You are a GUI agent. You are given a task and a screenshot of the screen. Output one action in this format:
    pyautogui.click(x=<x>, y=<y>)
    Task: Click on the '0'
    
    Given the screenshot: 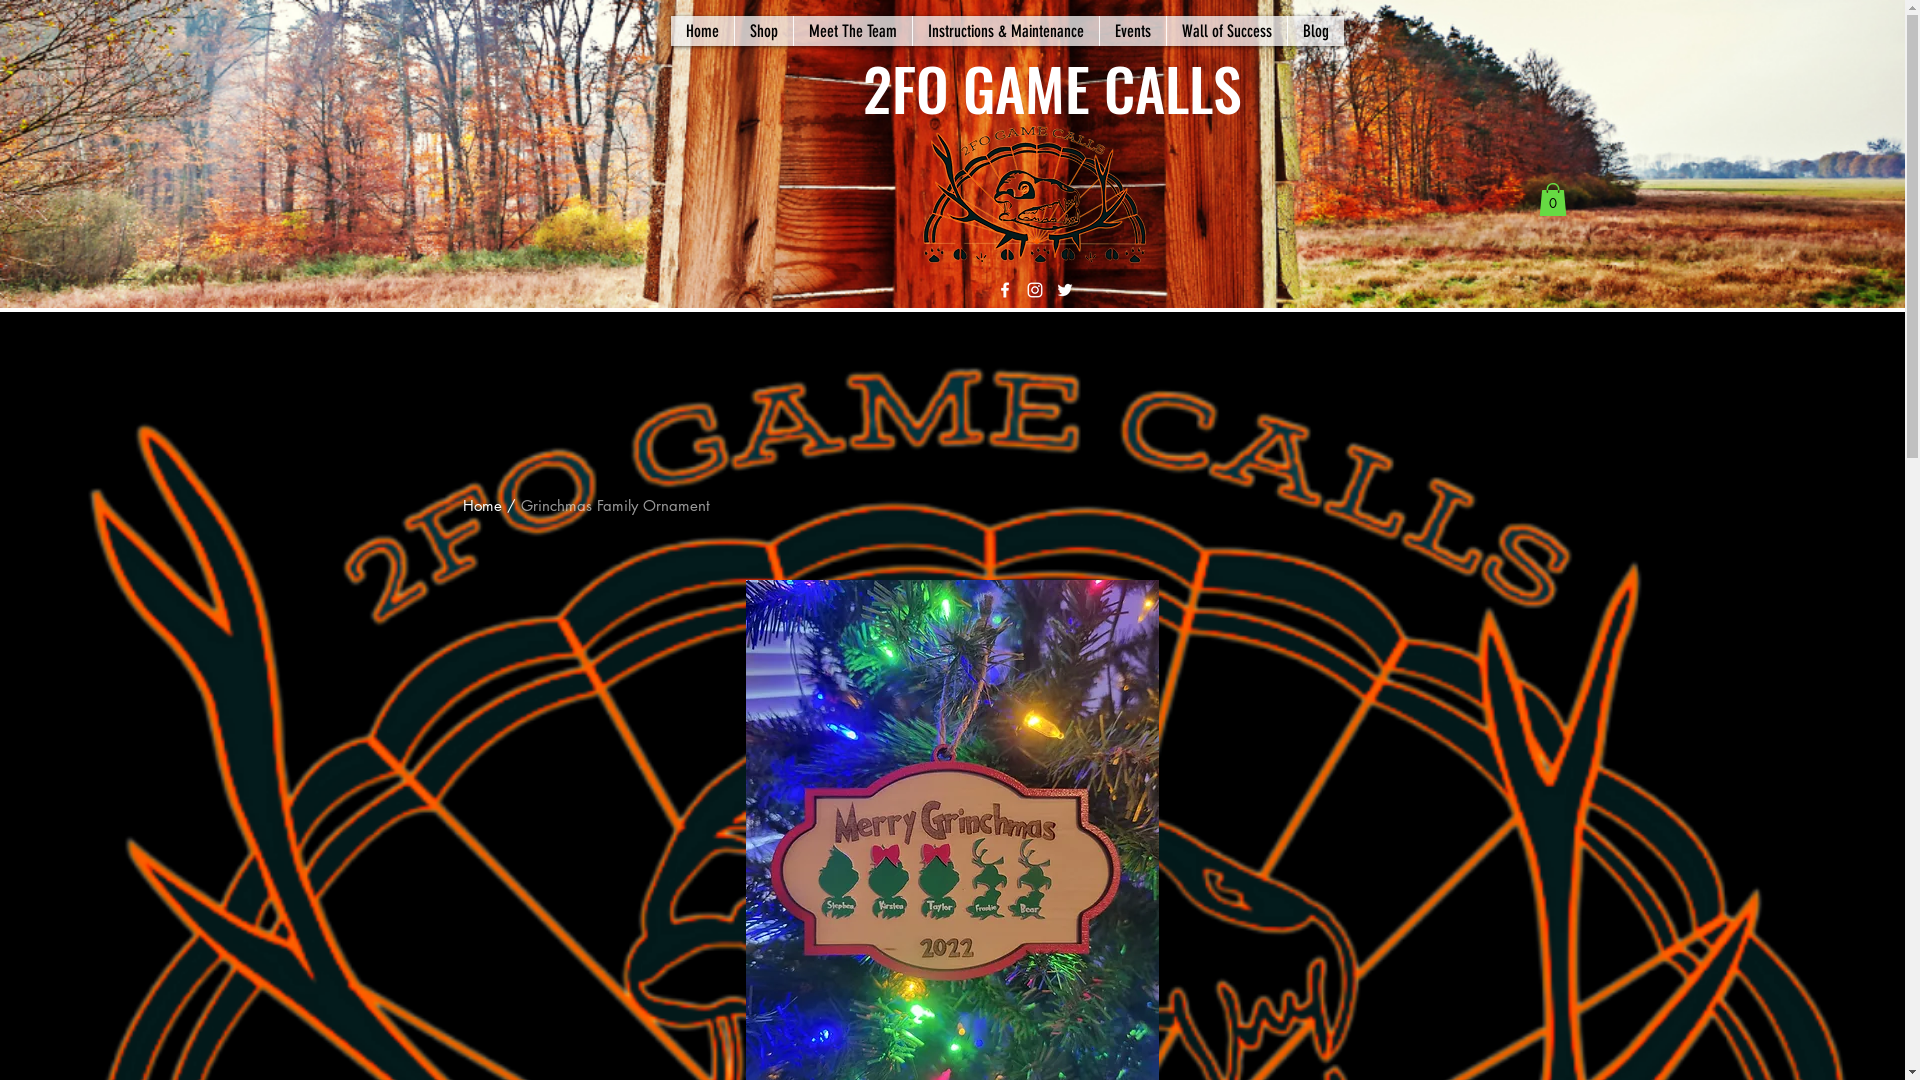 What is the action you would take?
    pyautogui.click(x=1552, y=199)
    